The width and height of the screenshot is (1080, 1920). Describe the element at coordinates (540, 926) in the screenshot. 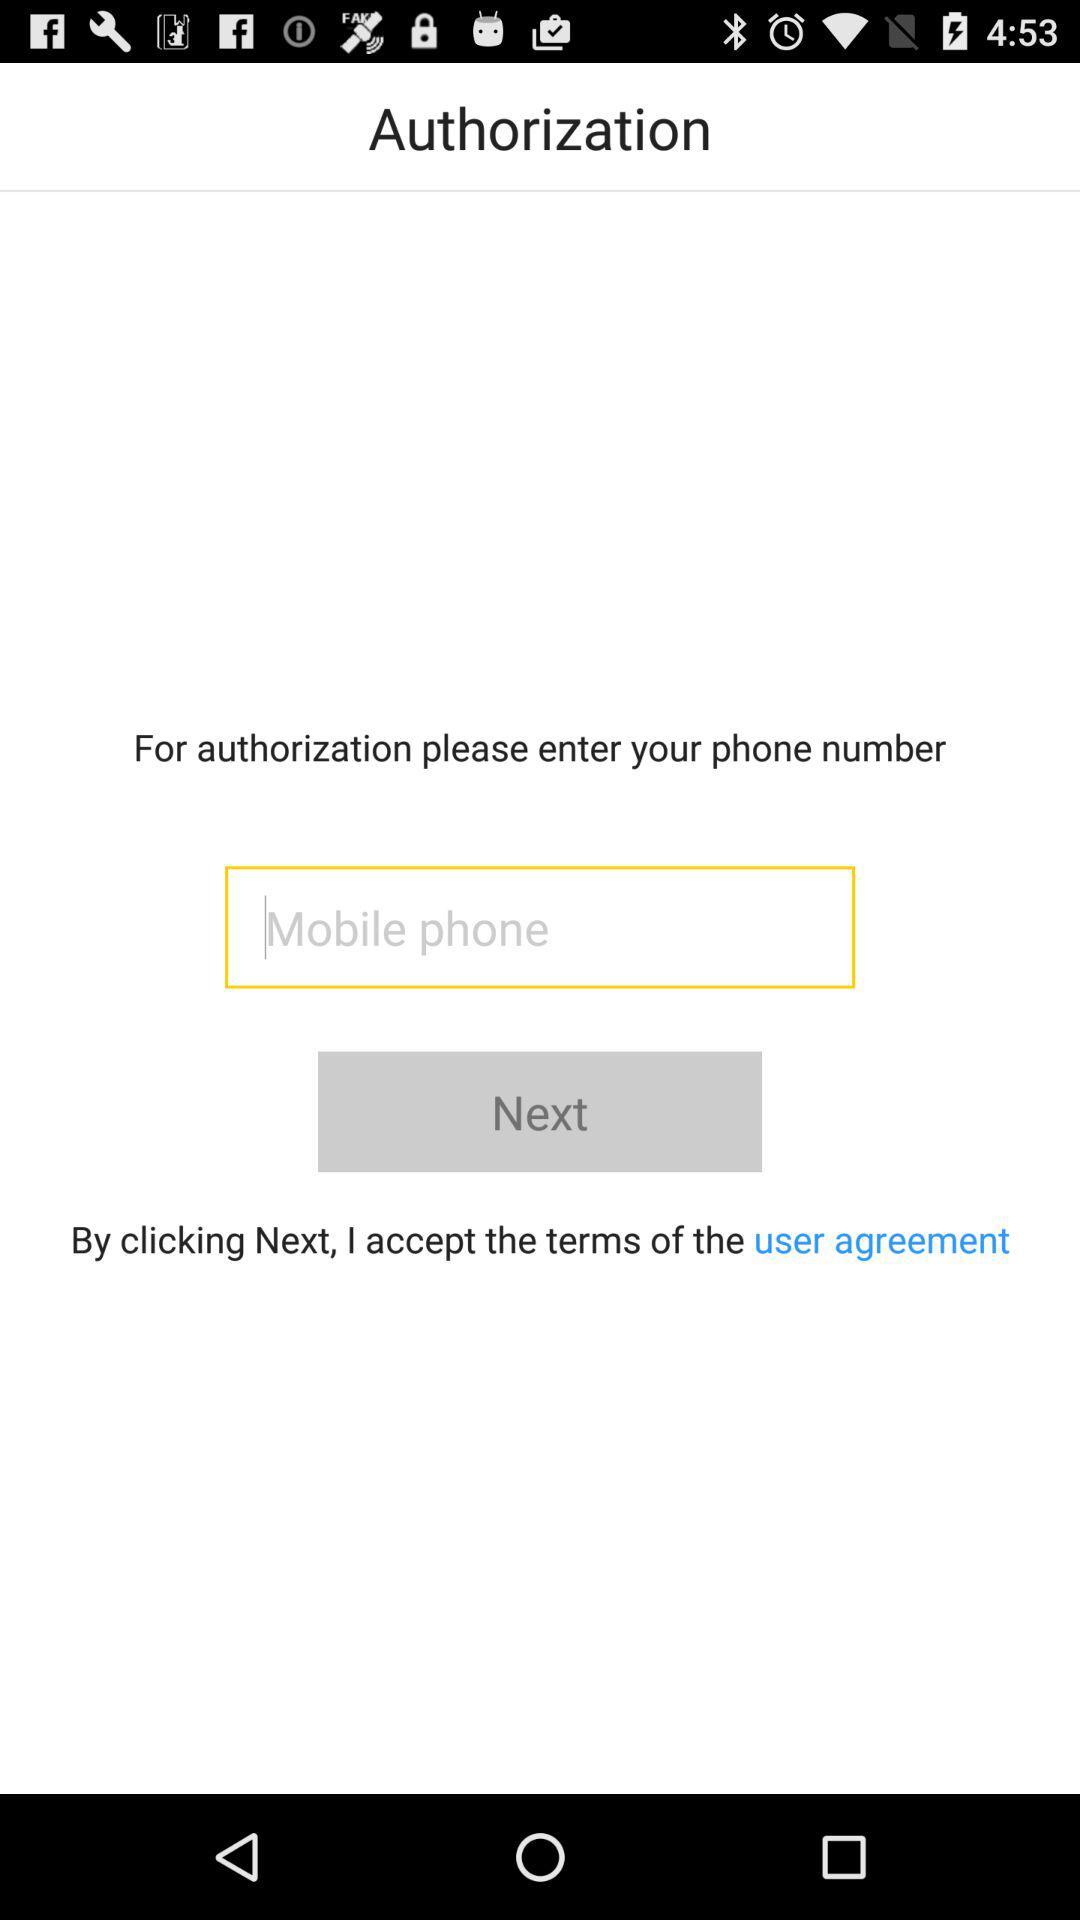

I see `icon below the for authorization please item` at that location.